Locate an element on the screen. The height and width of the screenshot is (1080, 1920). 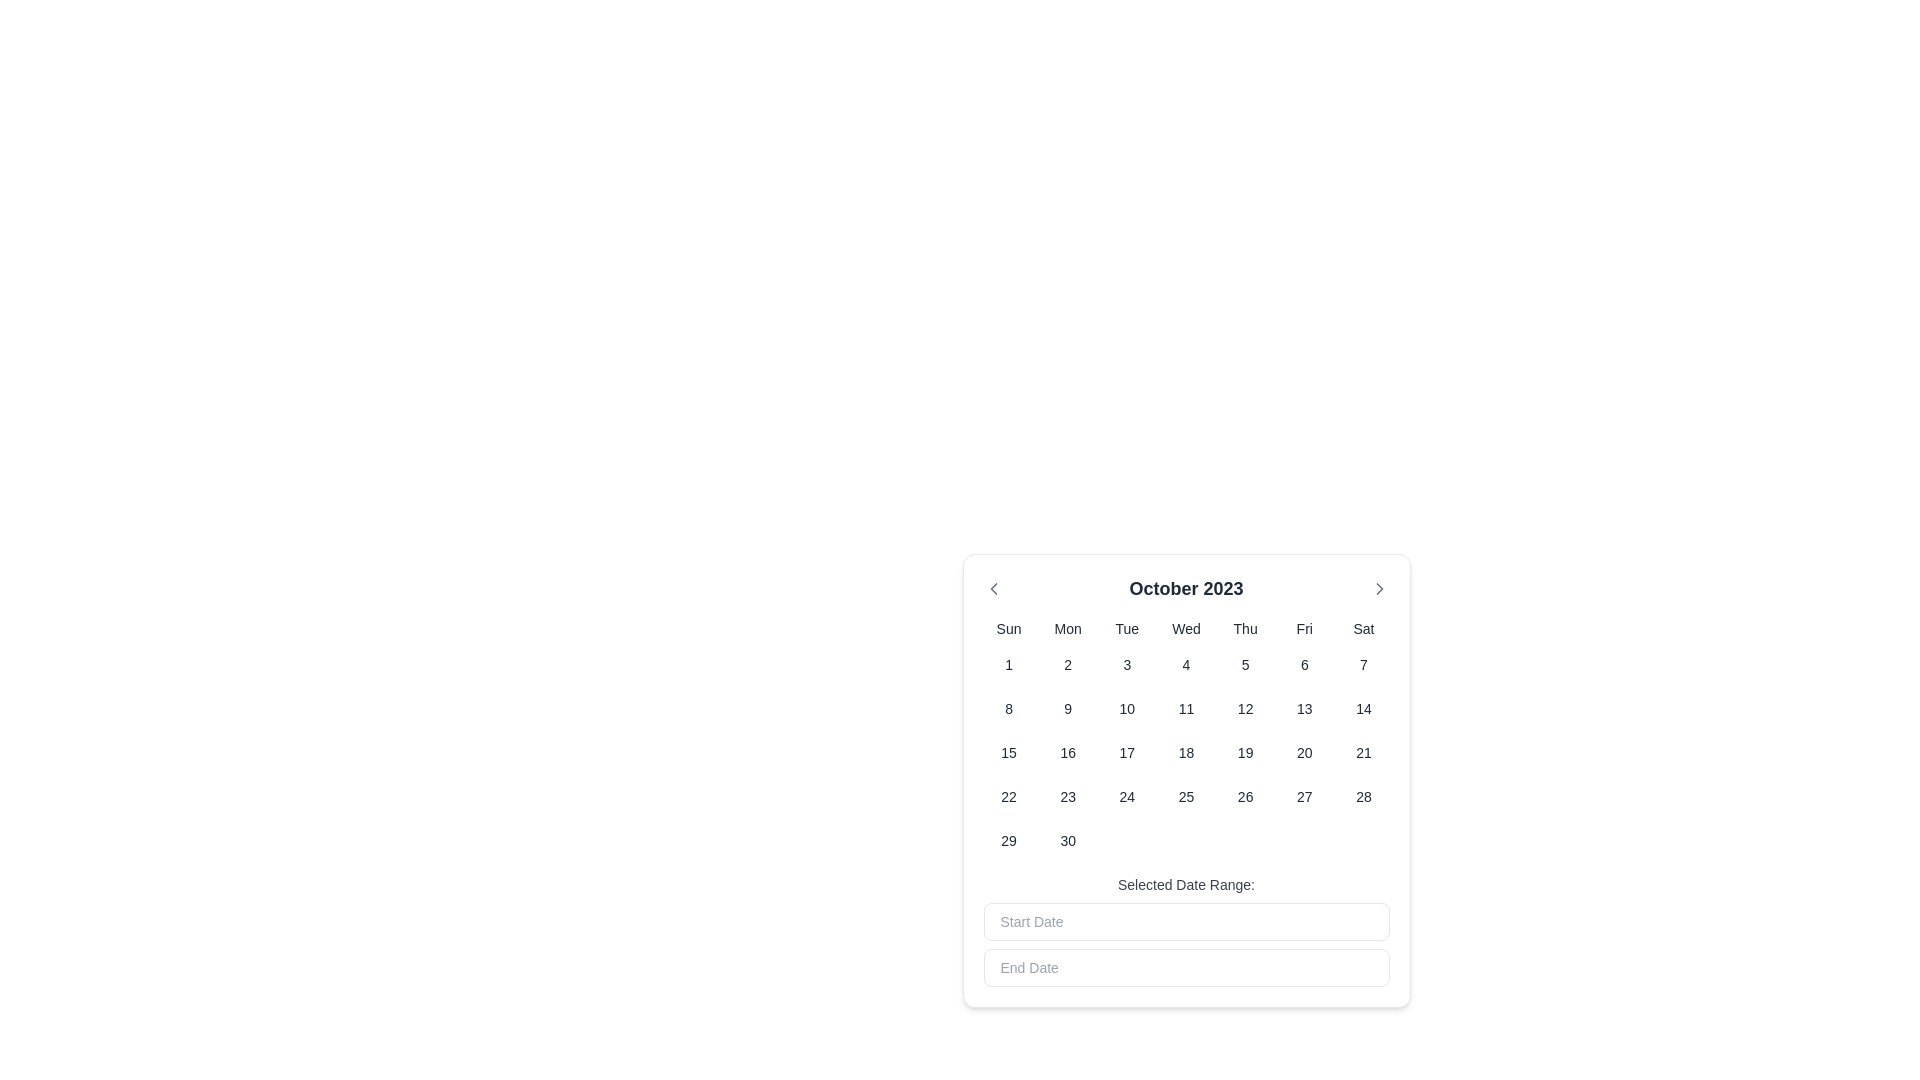
the left-pointing chevron SVG graphic in the top-left corner of the calendar interface is located at coordinates (993, 588).